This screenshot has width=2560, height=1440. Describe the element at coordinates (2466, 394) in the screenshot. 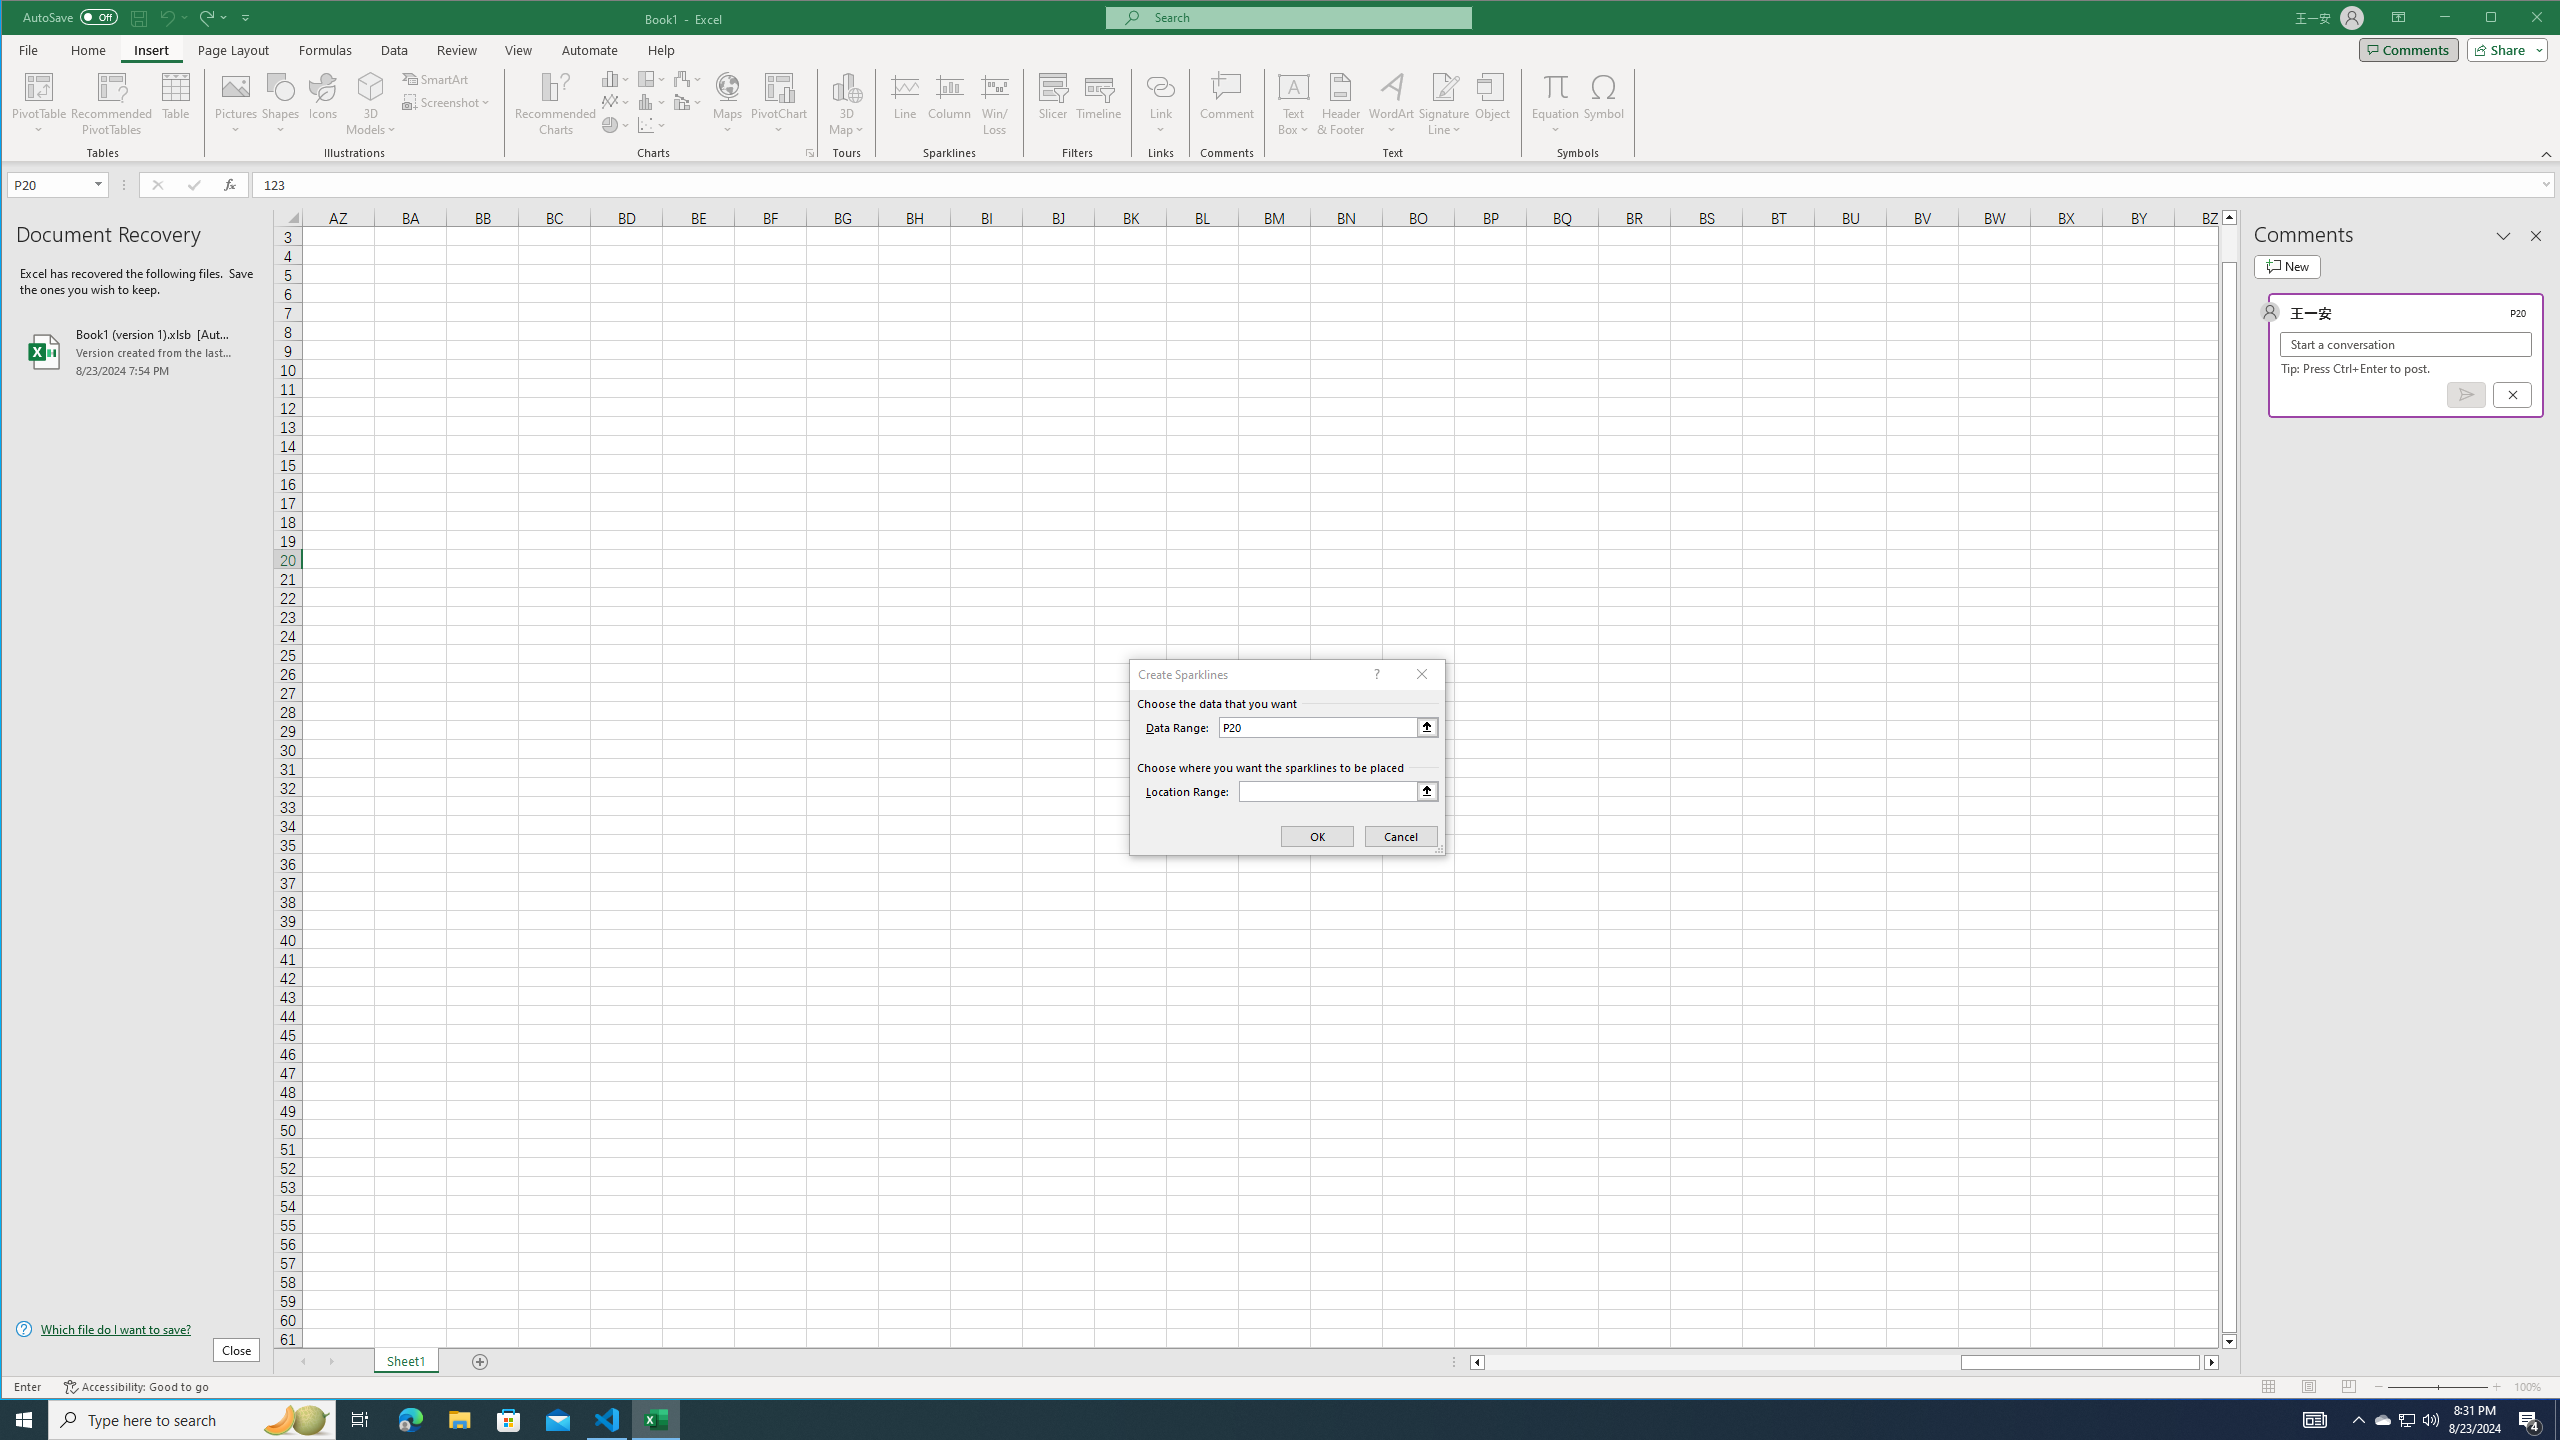

I see `'Post comment (Ctrl + Enter)'` at that location.